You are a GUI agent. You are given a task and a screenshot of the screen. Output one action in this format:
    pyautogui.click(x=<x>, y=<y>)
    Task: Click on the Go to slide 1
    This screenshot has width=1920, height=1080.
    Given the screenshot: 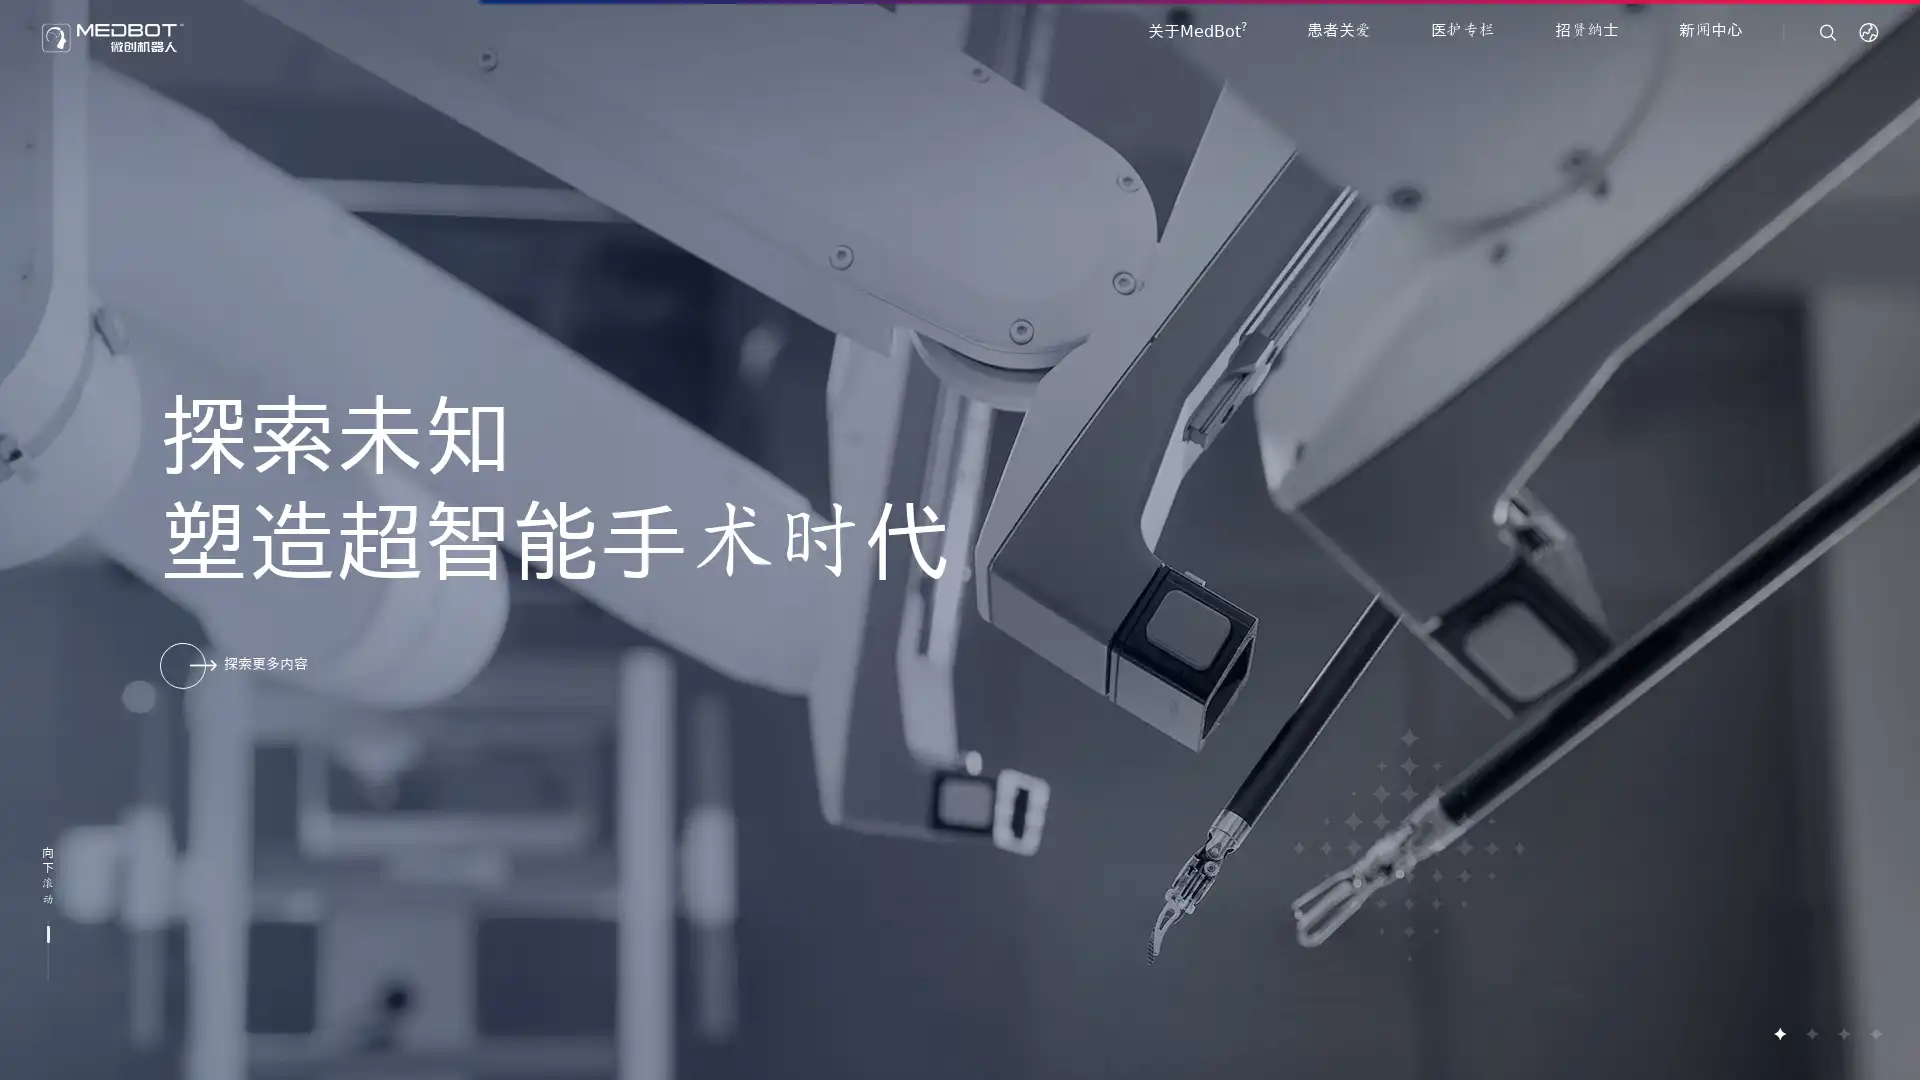 What is the action you would take?
    pyautogui.click(x=1779, y=1033)
    